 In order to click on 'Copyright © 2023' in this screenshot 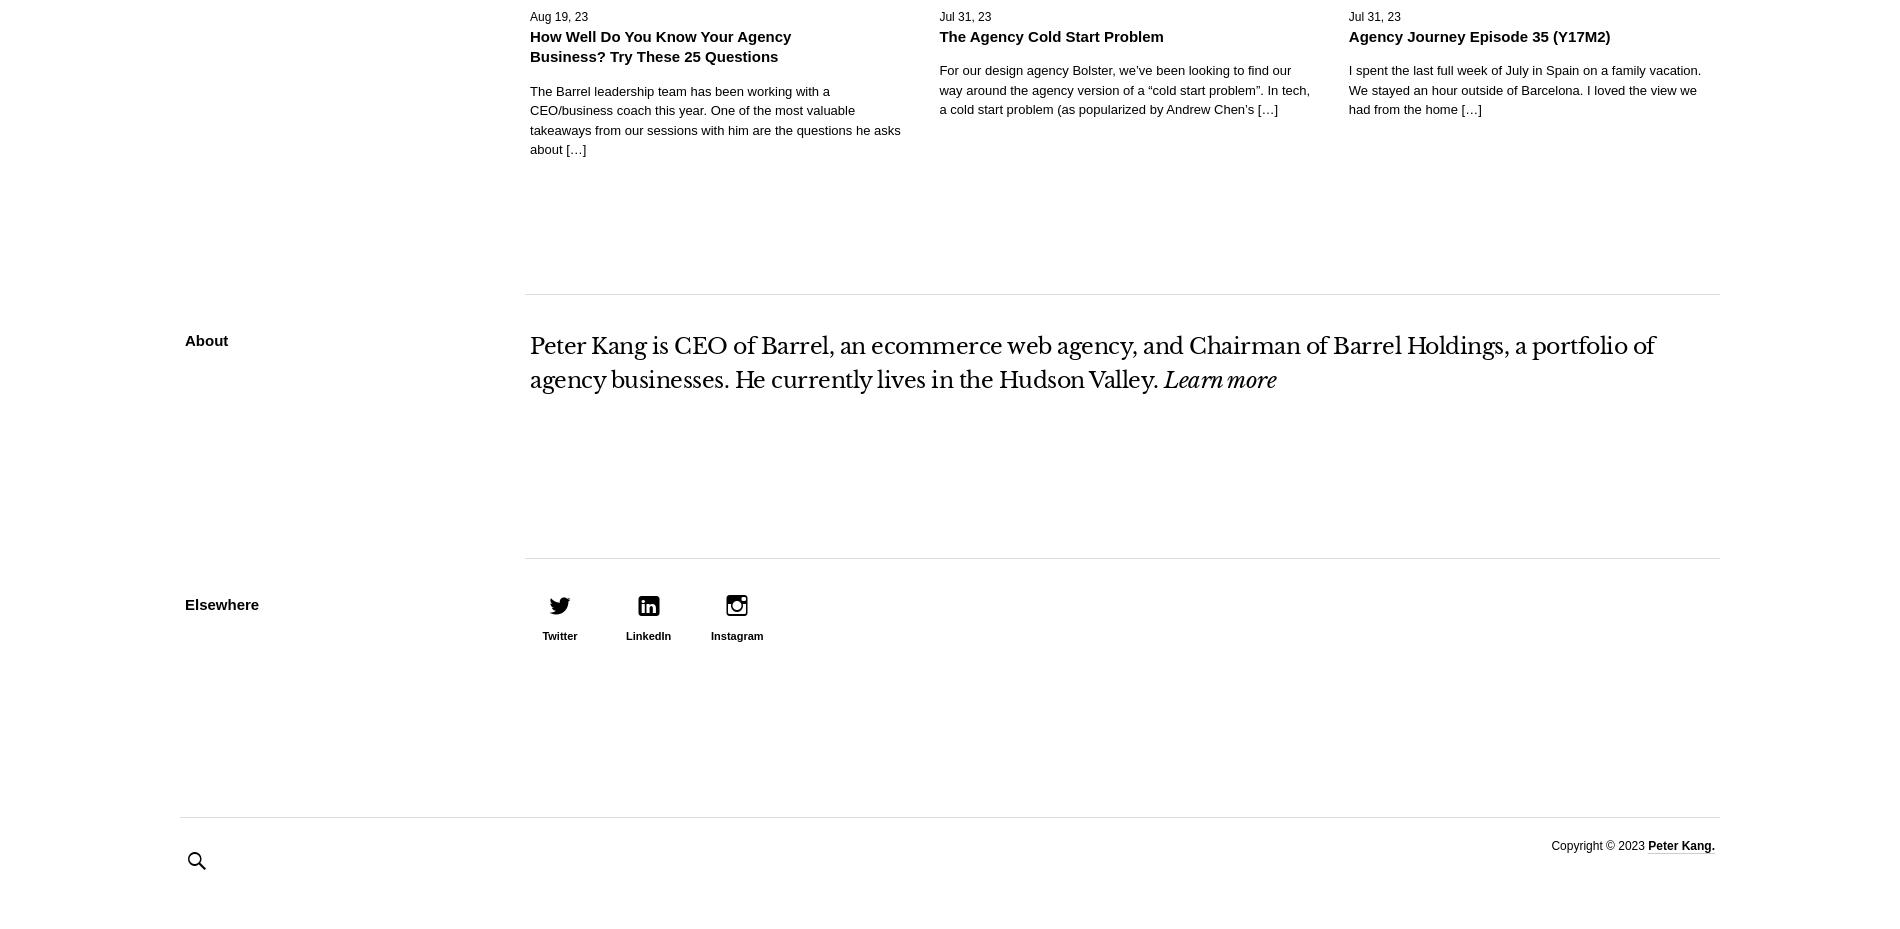, I will do `click(1599, 845)`.